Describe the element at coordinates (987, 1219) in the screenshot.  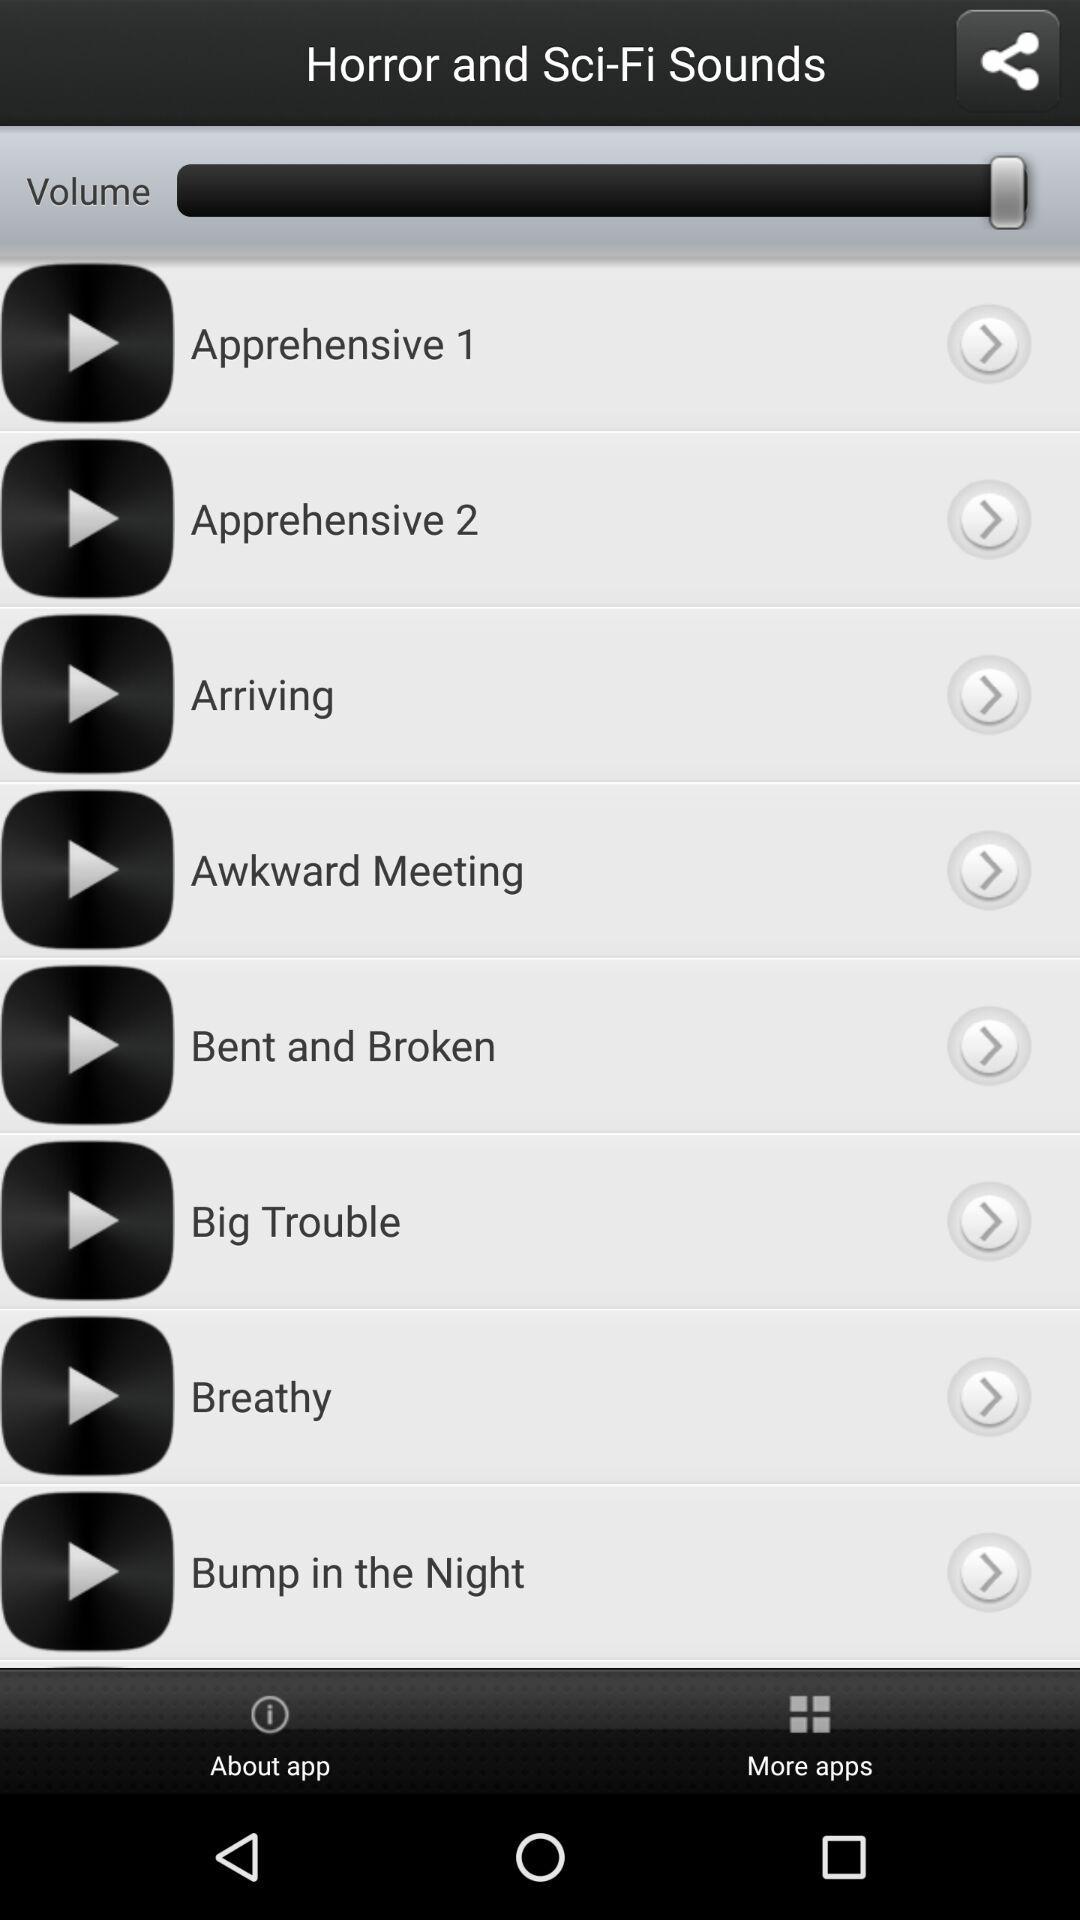
I see `details` at that location.